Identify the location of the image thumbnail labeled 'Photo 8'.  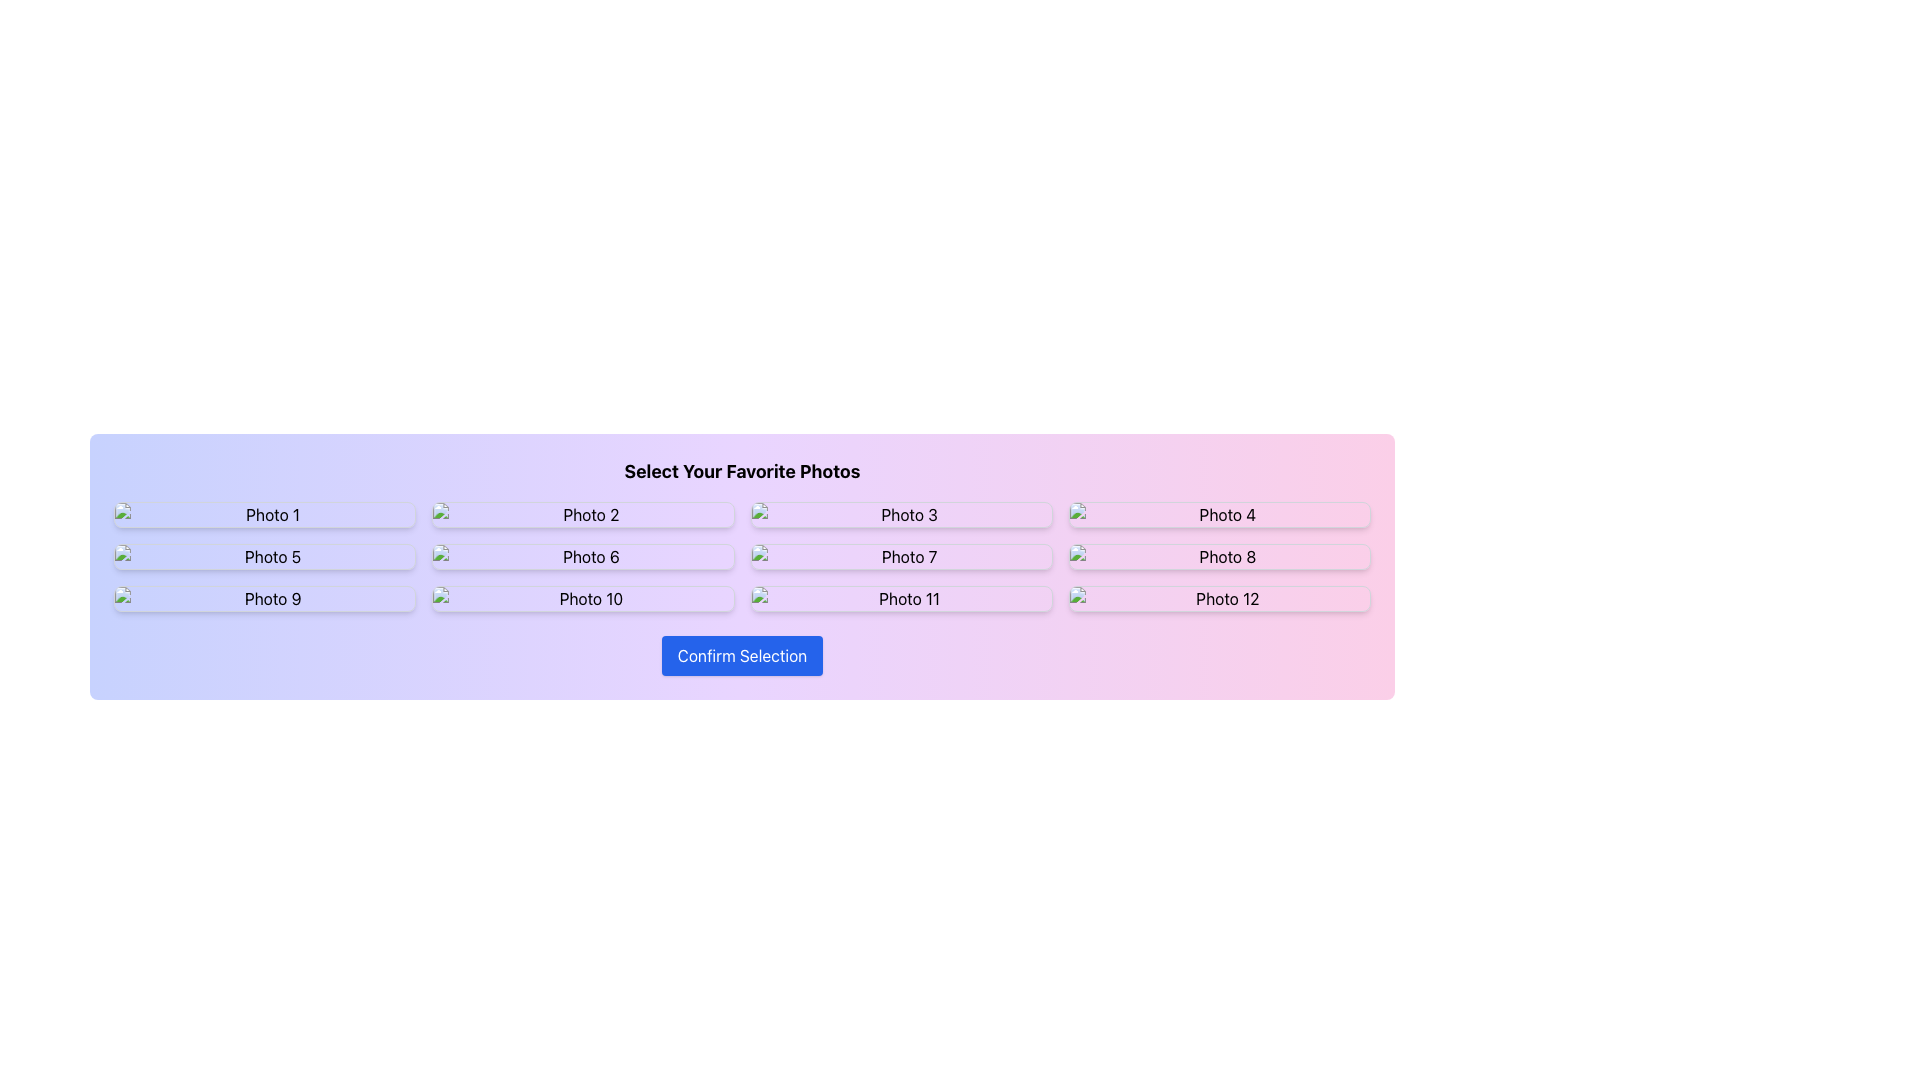
(1218, 556).